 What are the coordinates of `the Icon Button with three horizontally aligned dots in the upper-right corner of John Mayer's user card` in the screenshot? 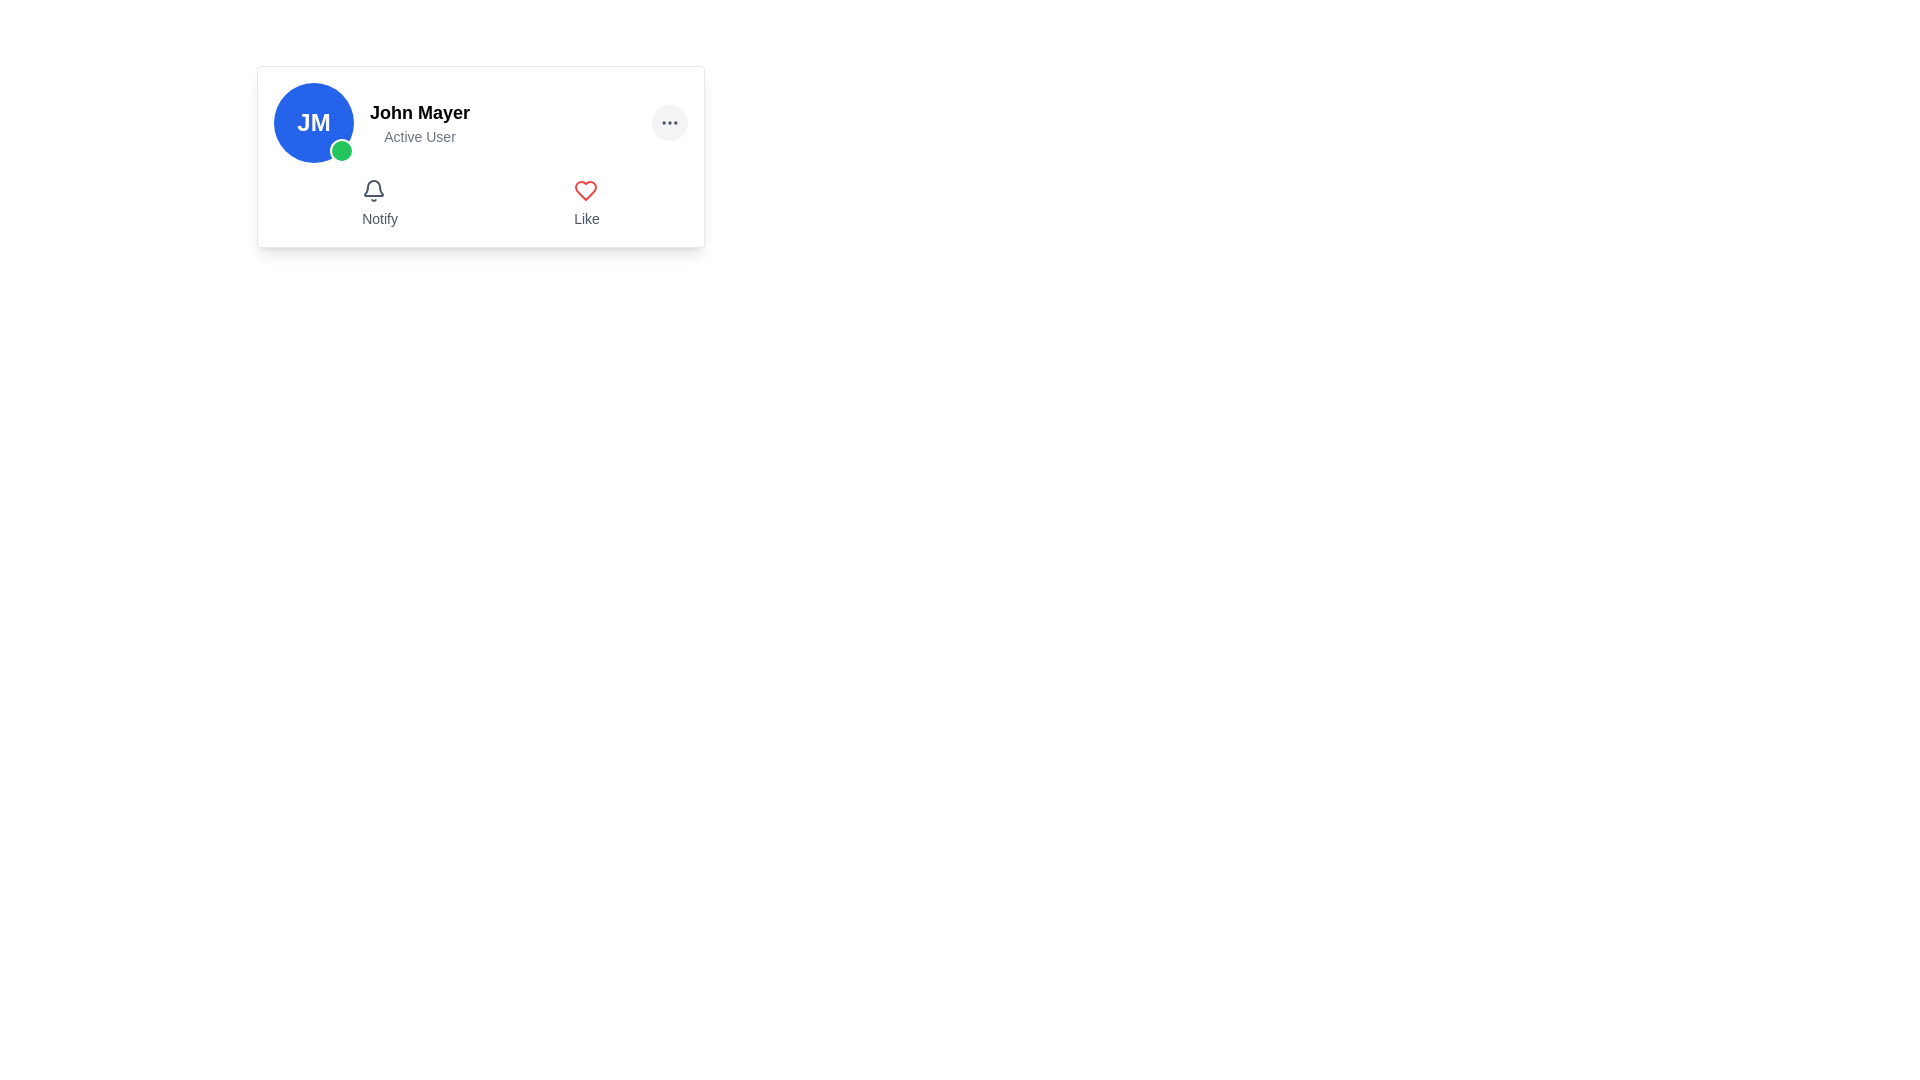 It's located at (670, 123).